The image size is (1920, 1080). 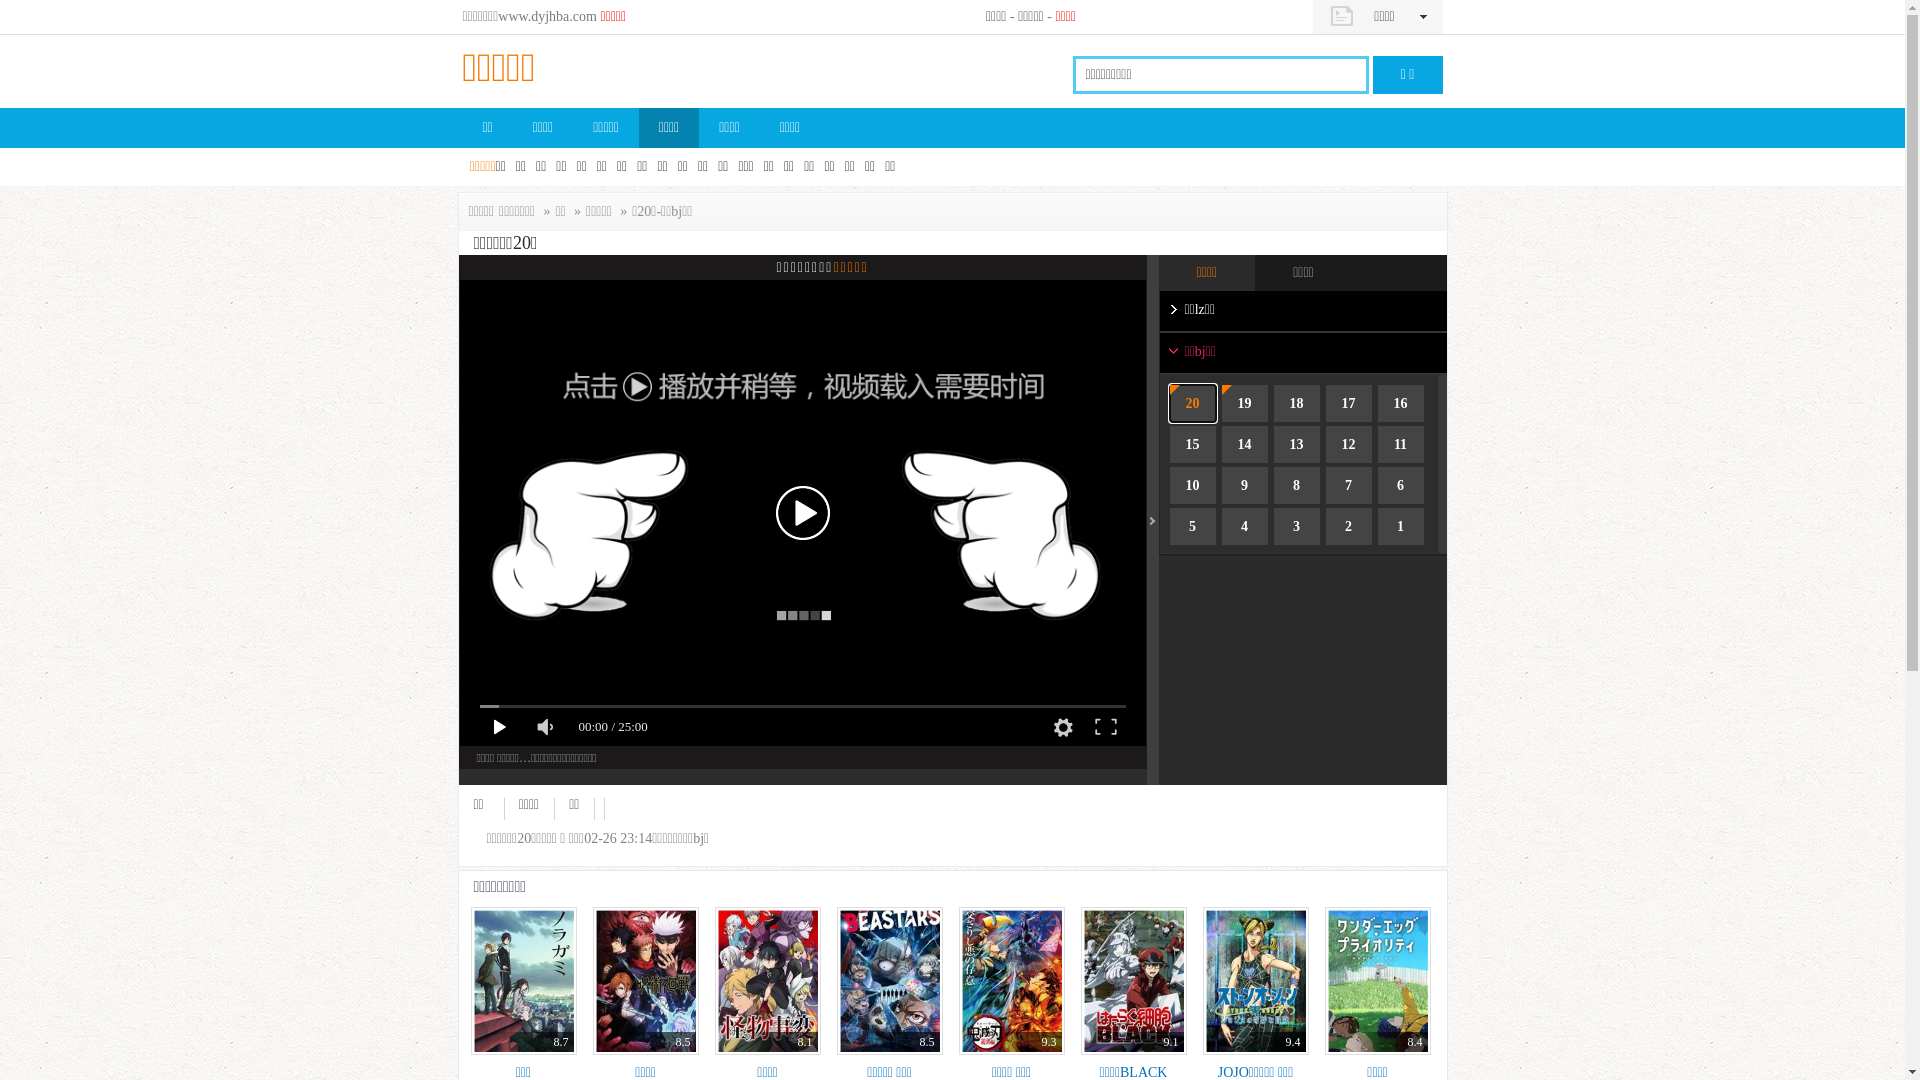 What do you see at coordinates (1325, 443) in the screenshot?
I see `'12'` at bounding box center [1325, 443].